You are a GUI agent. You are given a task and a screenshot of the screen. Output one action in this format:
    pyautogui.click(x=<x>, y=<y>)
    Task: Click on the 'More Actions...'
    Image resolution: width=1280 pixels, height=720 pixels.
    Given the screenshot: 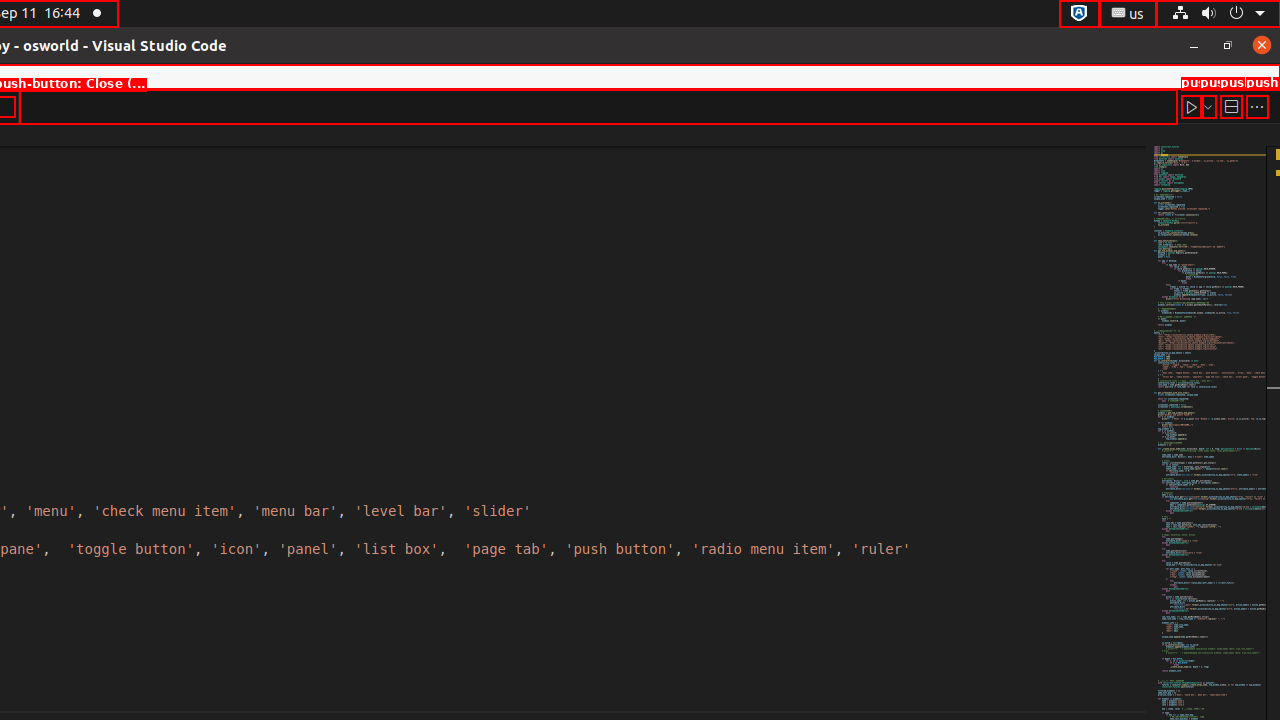 What is the action you would take?
    pyautogui.click(x=1255, y=106)
    